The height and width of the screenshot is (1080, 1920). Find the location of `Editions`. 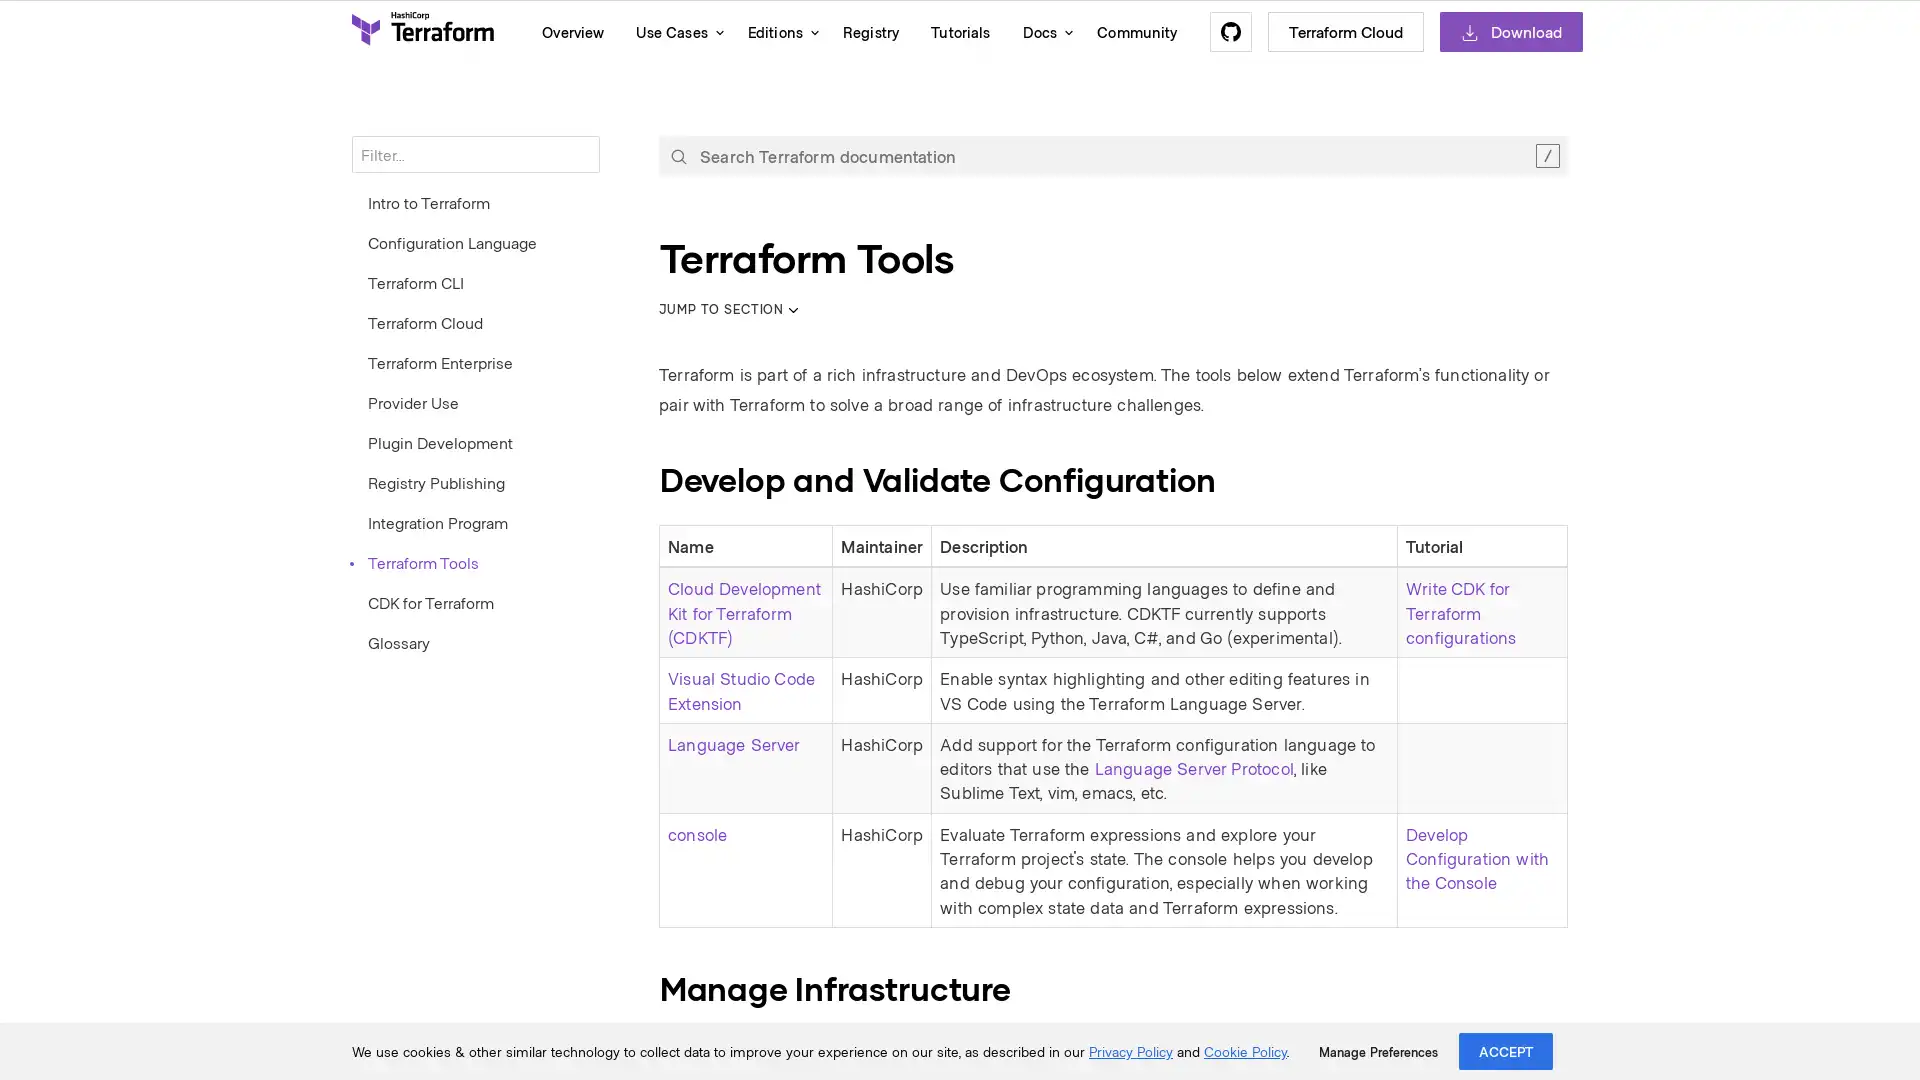

Editions is located at coordinates (777, 31).